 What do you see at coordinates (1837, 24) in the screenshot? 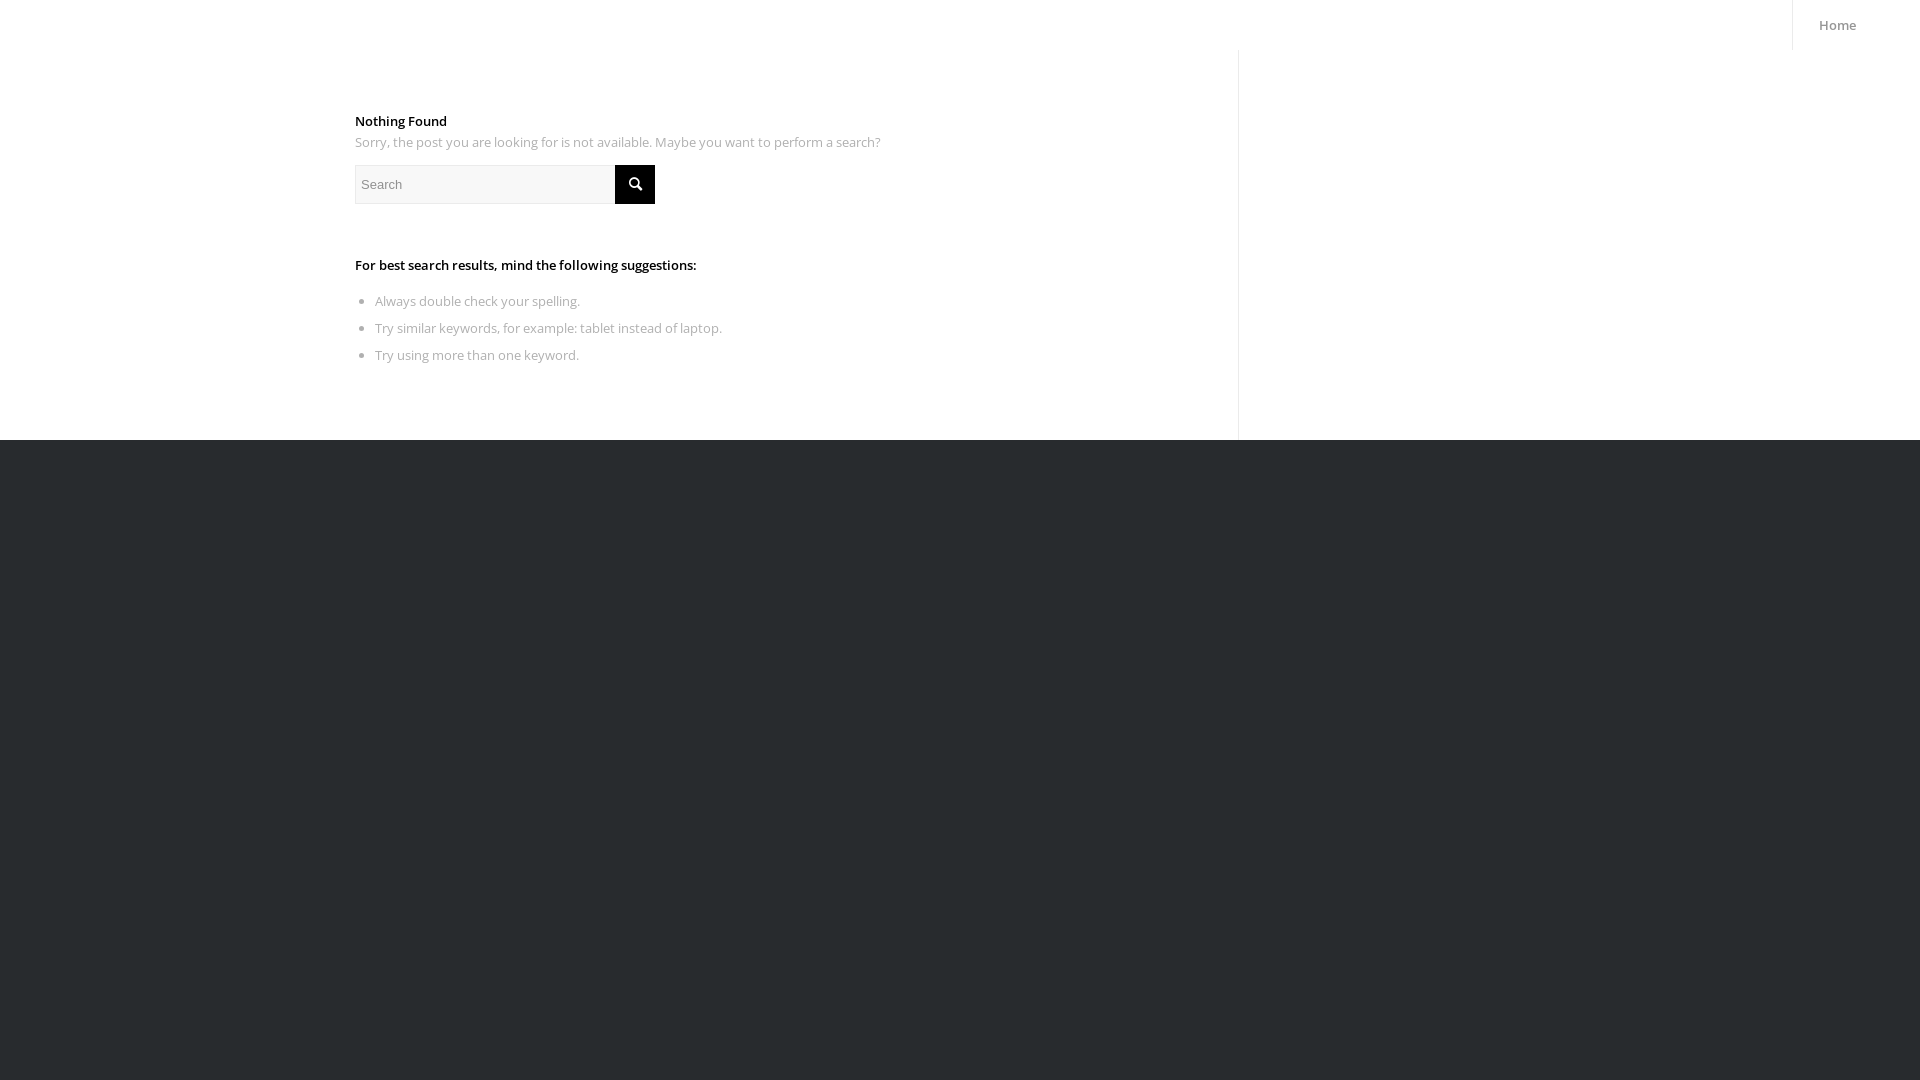
I see `'Home'` at bounding box center [1837, 24].